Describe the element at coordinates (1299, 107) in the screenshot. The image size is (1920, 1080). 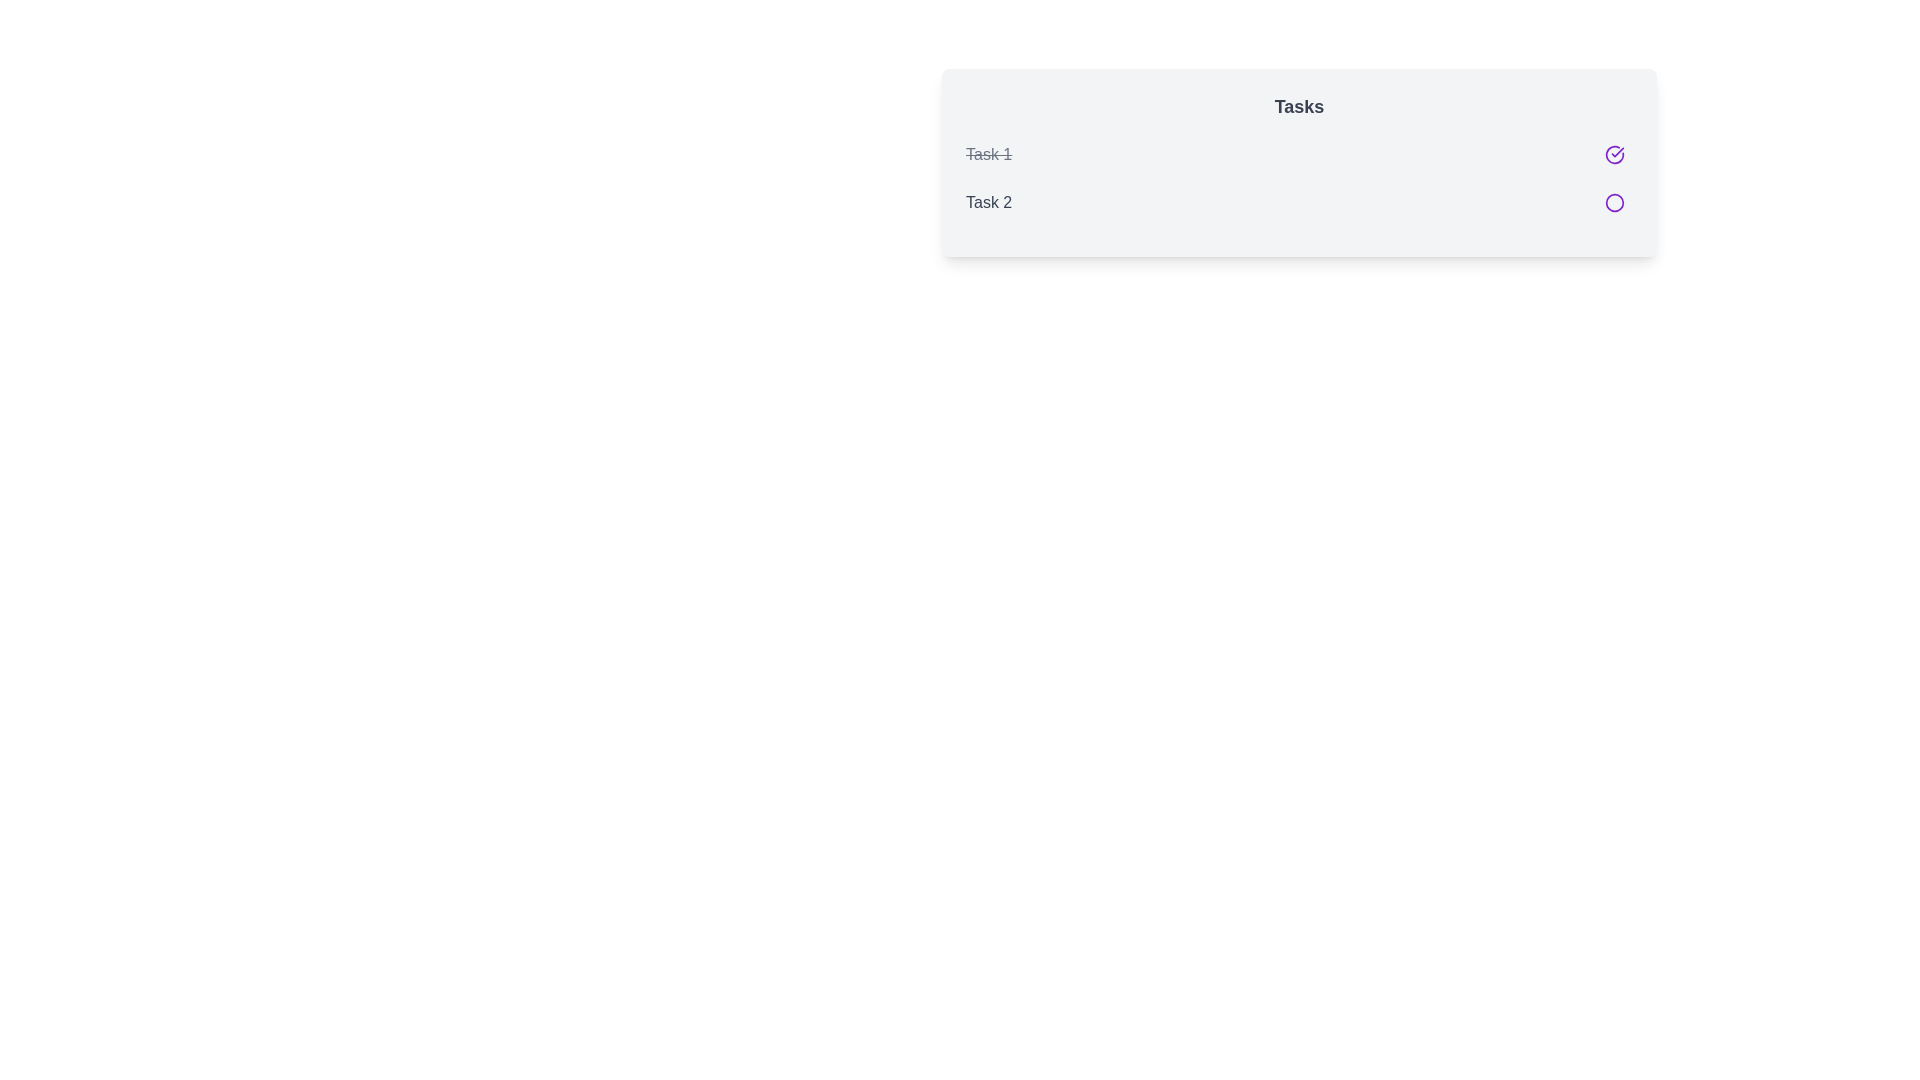
I see `the header text label that serves as the title for the task list` at that location.